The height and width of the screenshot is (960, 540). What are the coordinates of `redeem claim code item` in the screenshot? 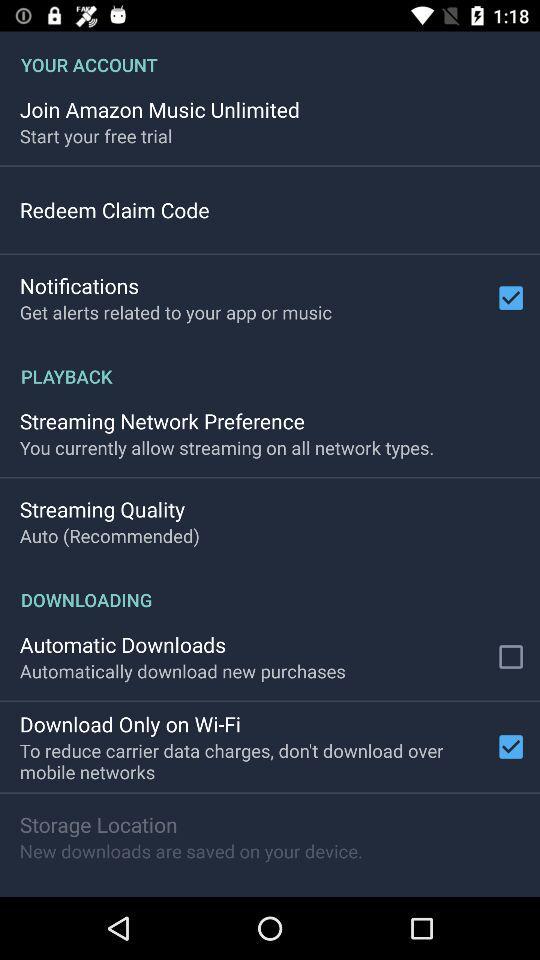 It's located at (114, 210).